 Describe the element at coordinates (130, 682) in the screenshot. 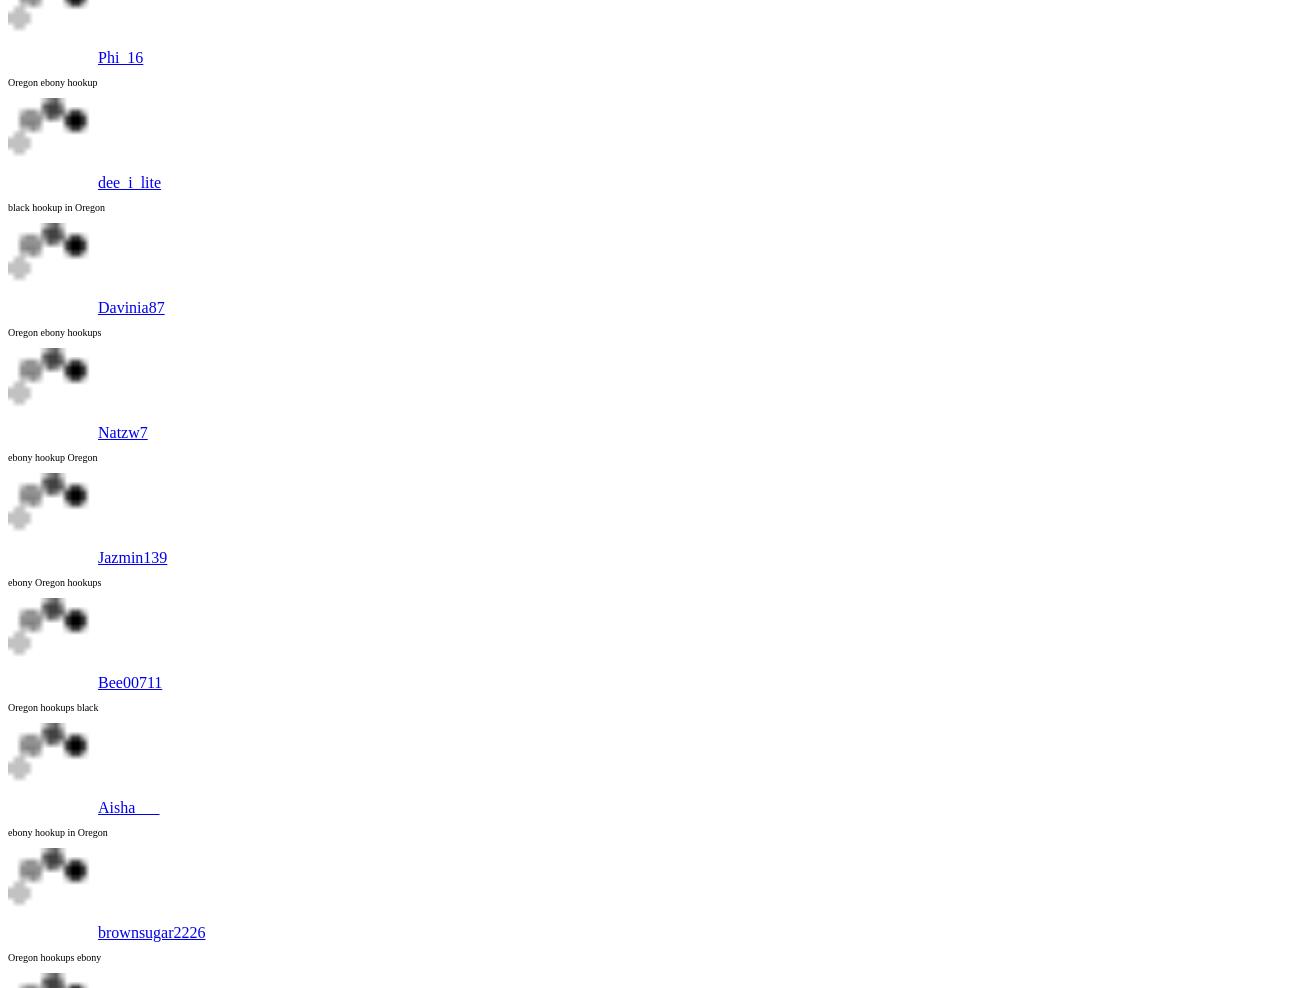

I see `'Bee00711'` at that location.